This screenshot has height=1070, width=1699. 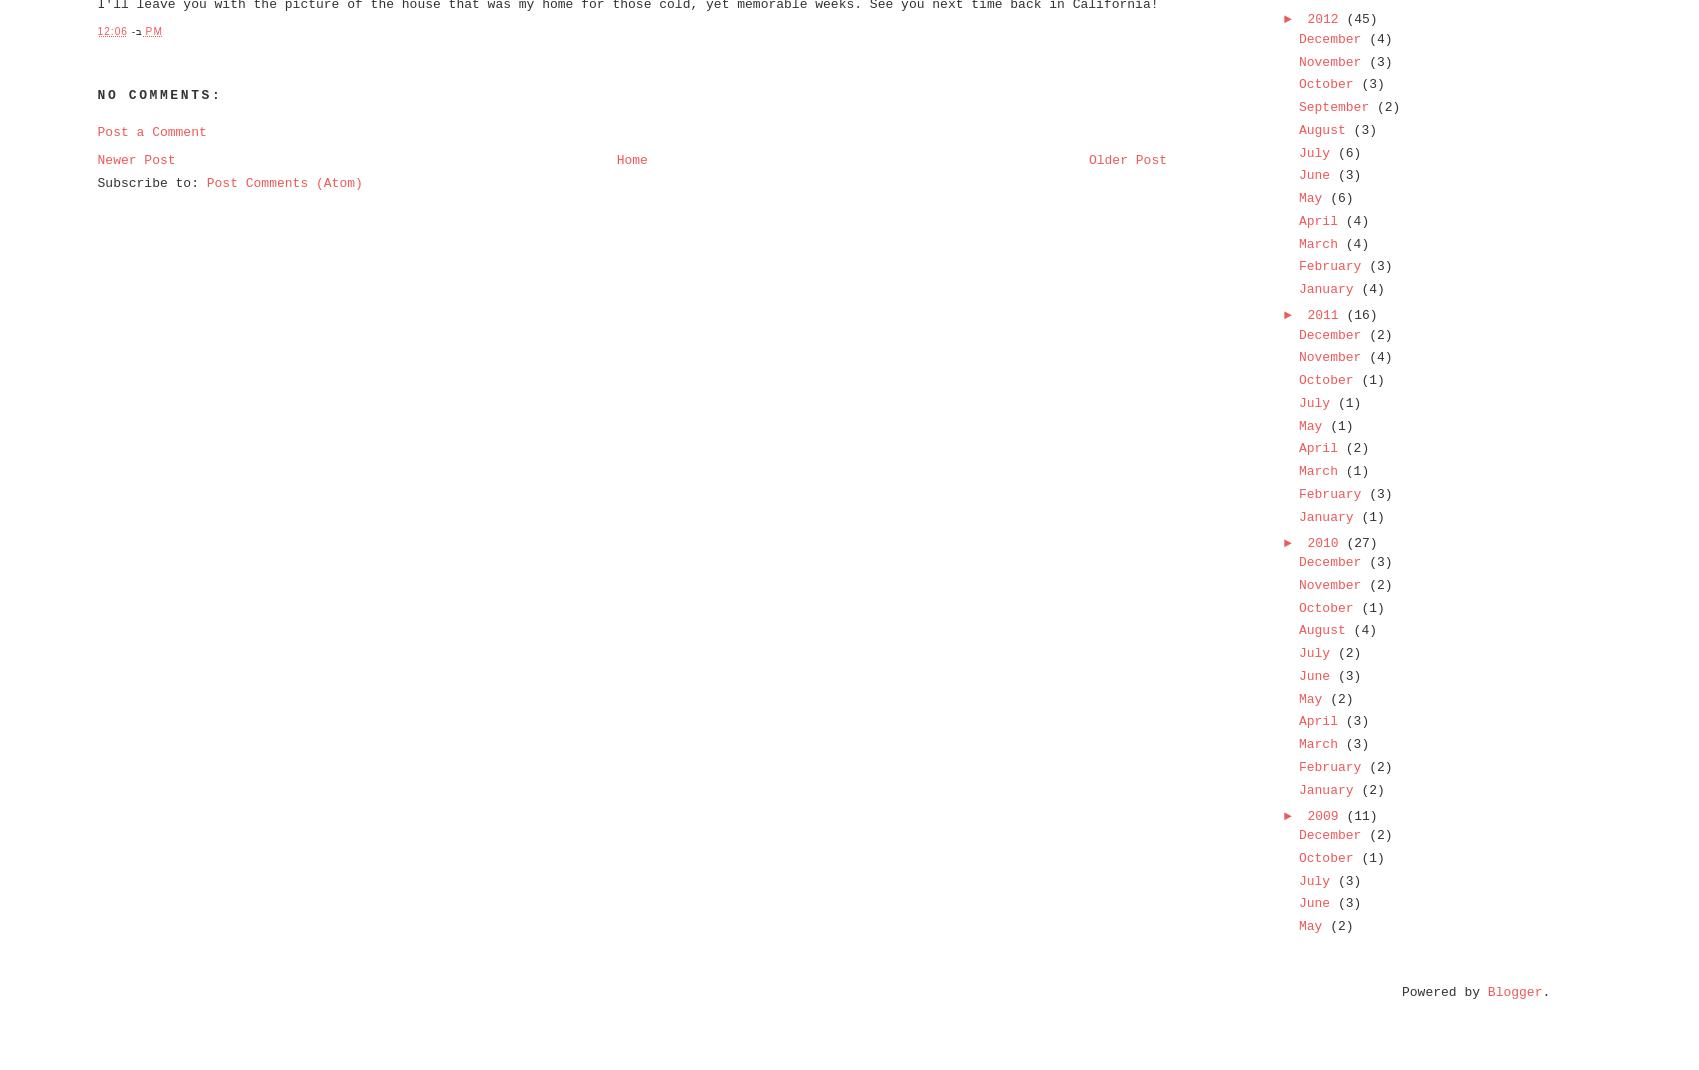 I want to click on 'September', so click(x=1336, y=107).